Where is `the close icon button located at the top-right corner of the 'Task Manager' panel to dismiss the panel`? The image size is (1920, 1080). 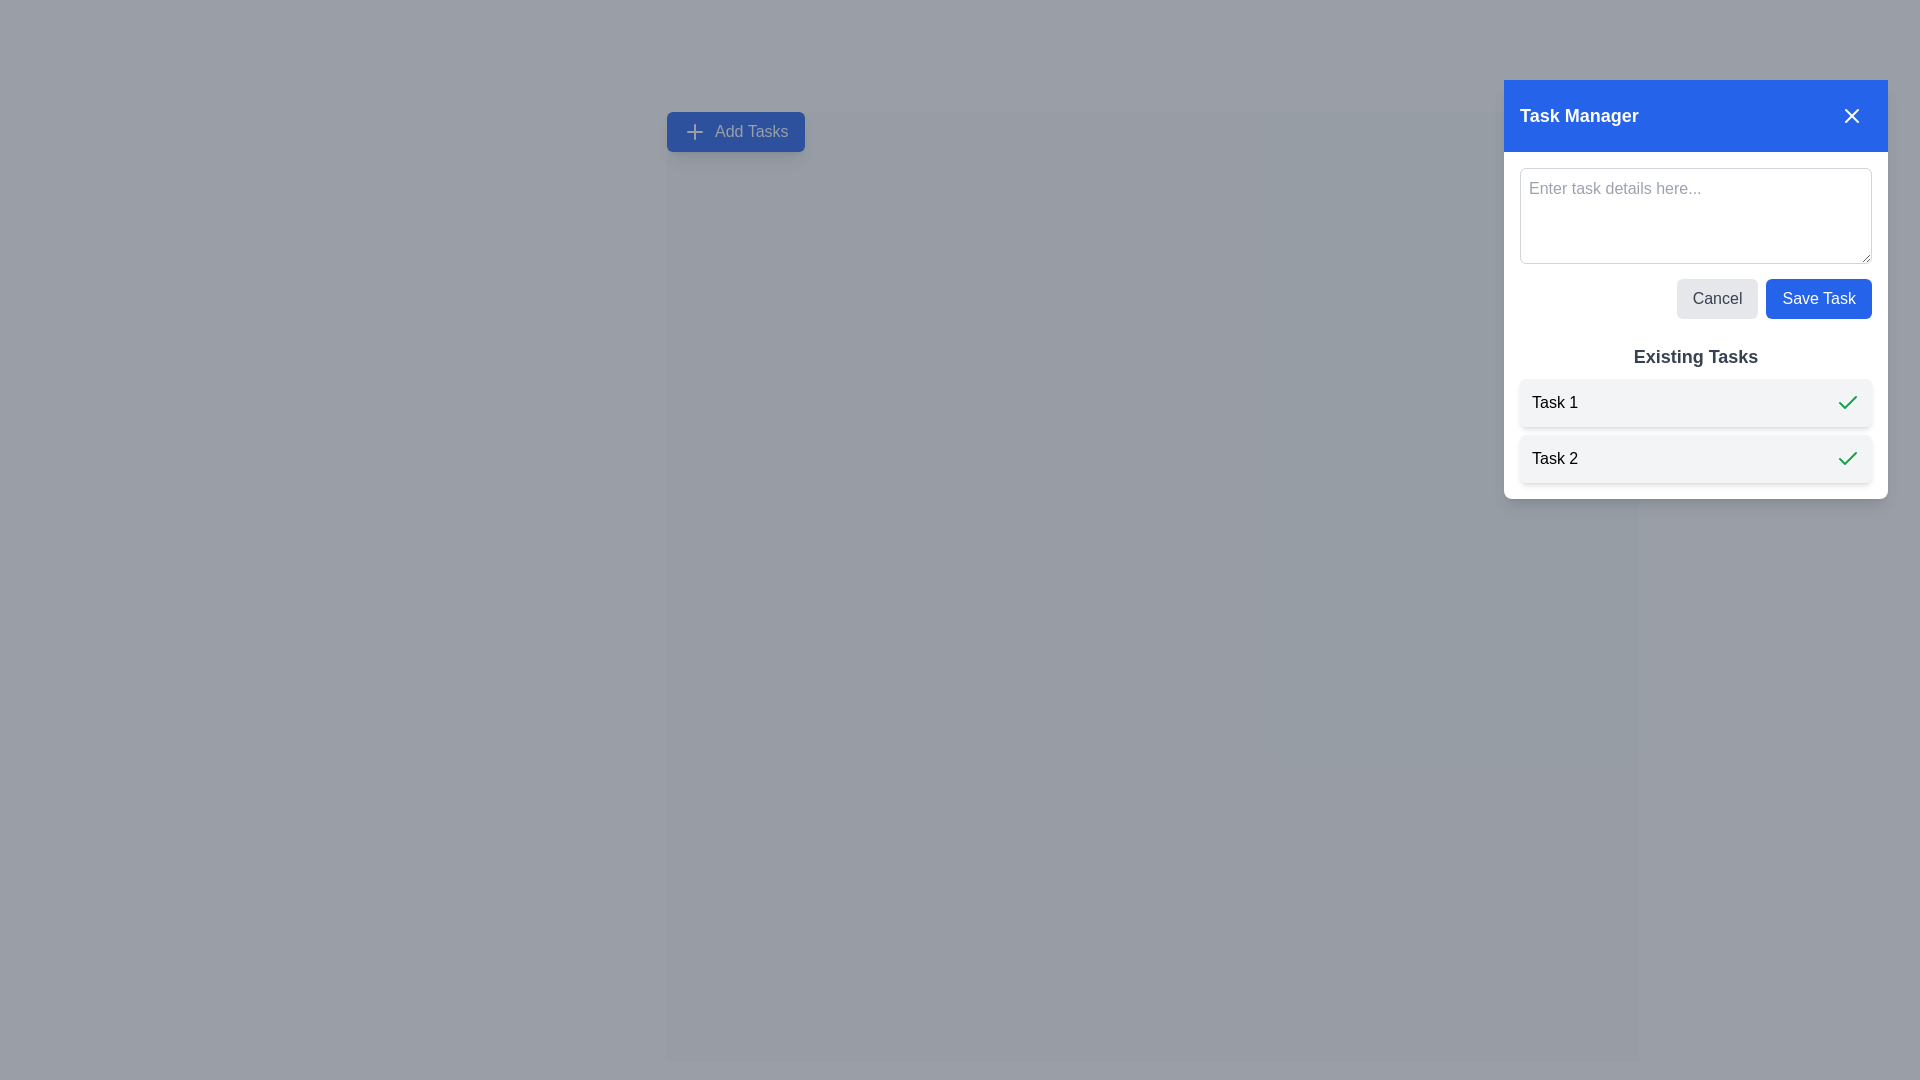
the close icon button located at the top-right corner of the 'Task Manager' panel to dismiss the panel is located at coordinates (1851, 115).